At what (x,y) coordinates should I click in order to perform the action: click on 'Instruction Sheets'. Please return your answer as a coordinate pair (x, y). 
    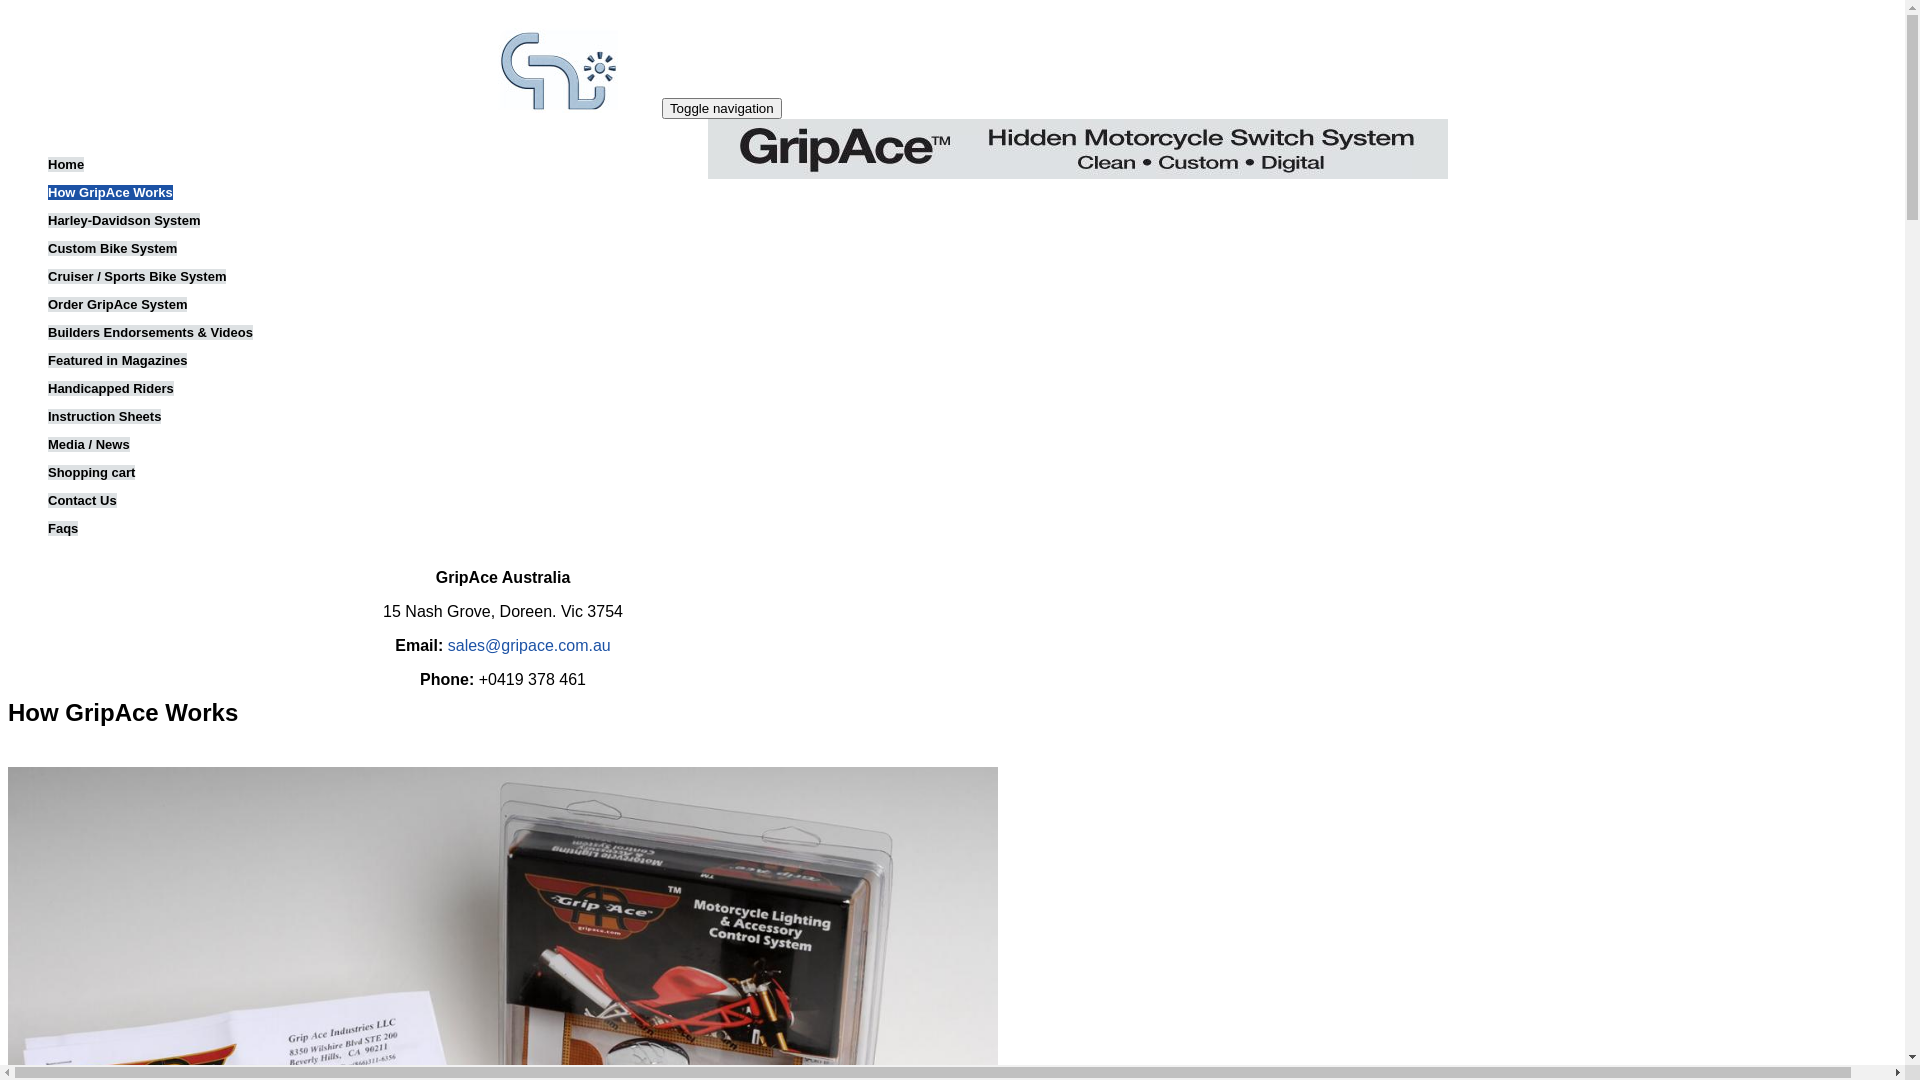
    Looking at the image, I should click on (103, 415).